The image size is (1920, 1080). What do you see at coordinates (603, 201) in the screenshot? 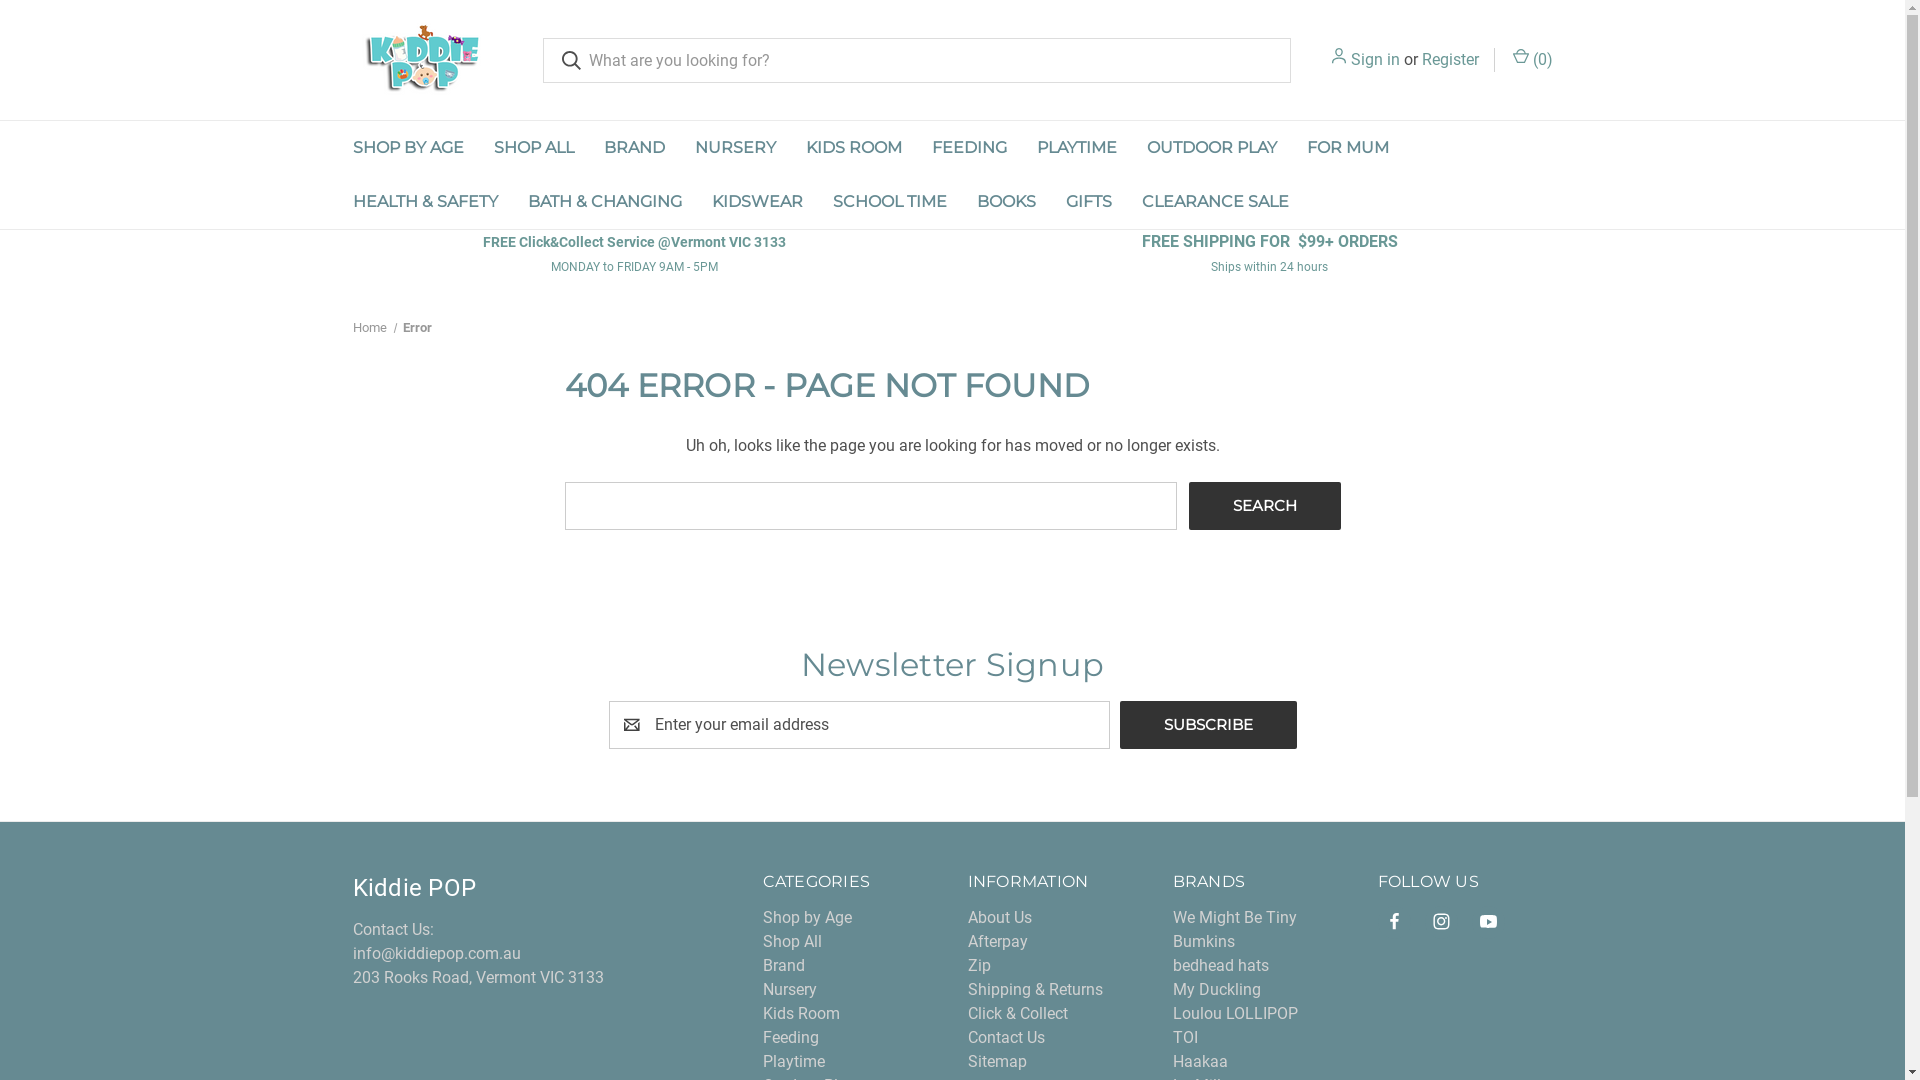
I see `'BATH & CHANGING'` at bounding box center [603, 201].